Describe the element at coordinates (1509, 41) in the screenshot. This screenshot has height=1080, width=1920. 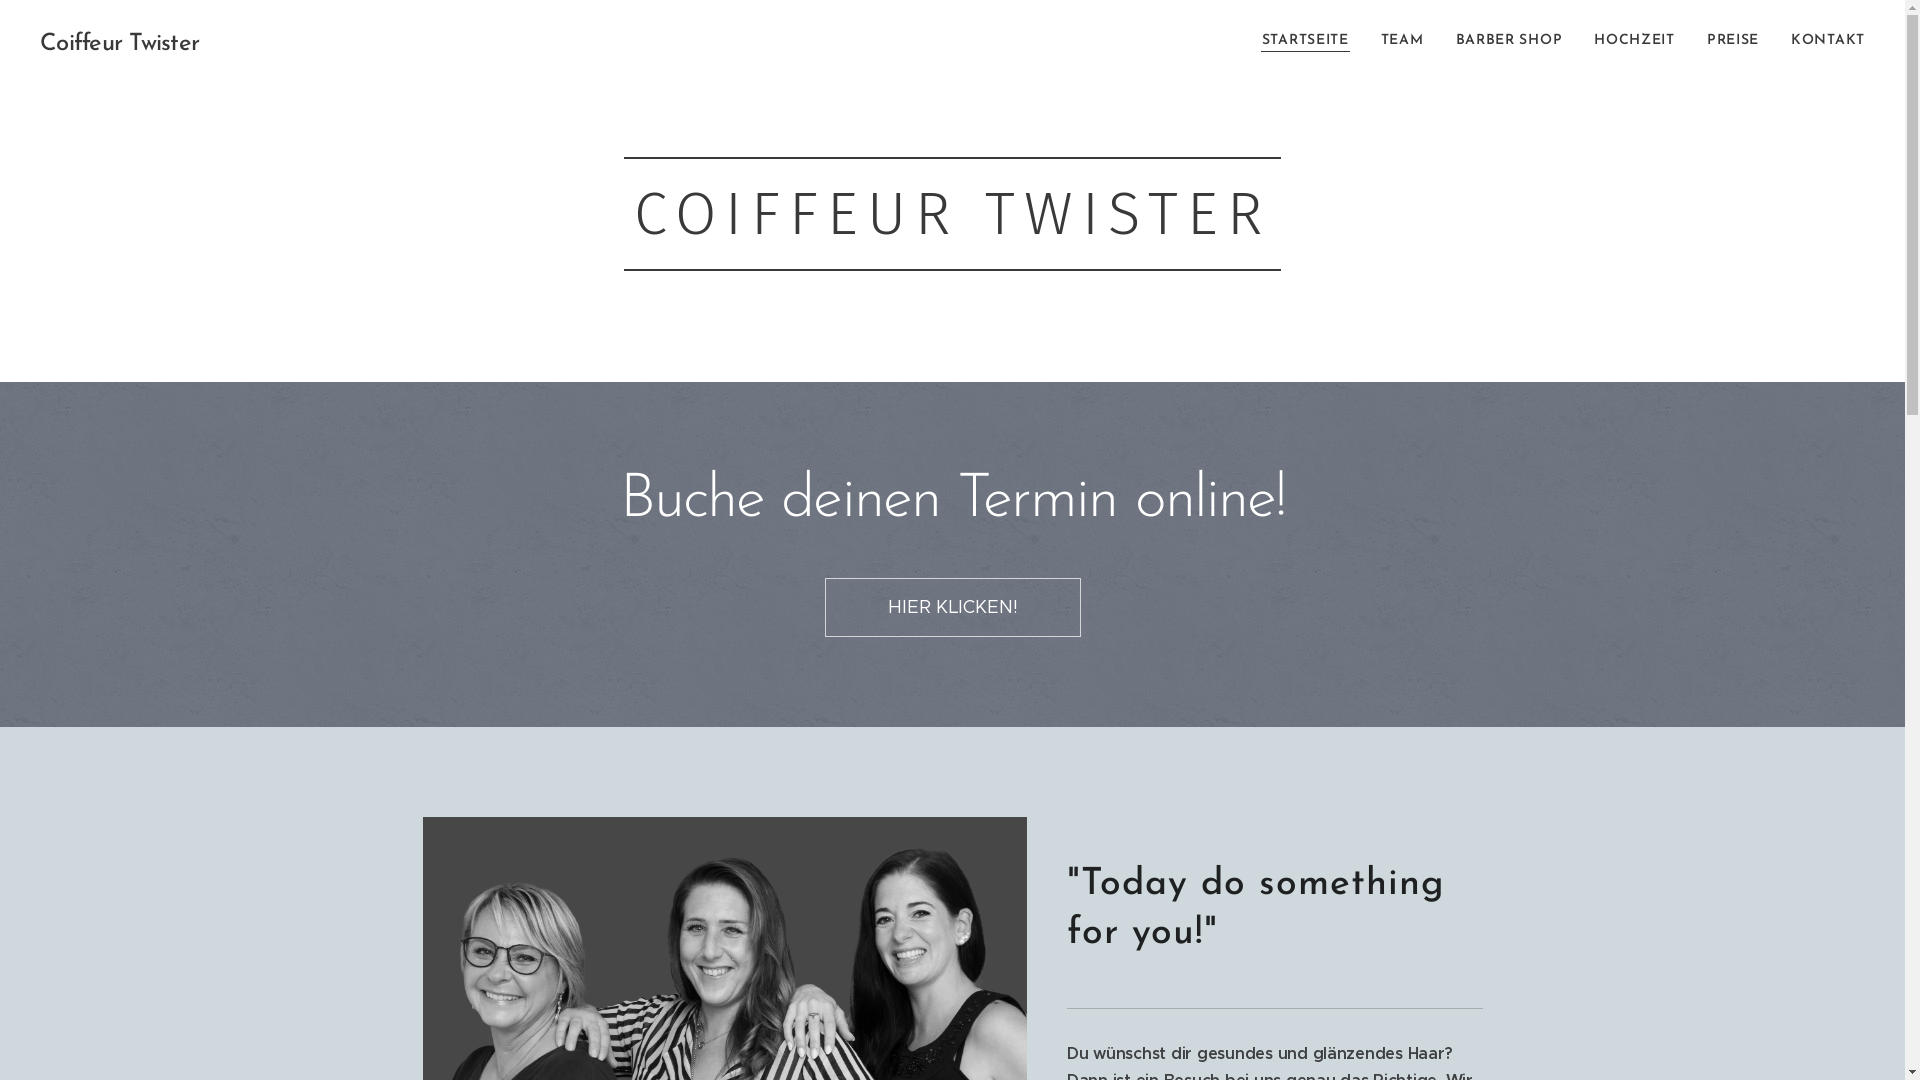
I see `'BARBER SHOP'` at that location.